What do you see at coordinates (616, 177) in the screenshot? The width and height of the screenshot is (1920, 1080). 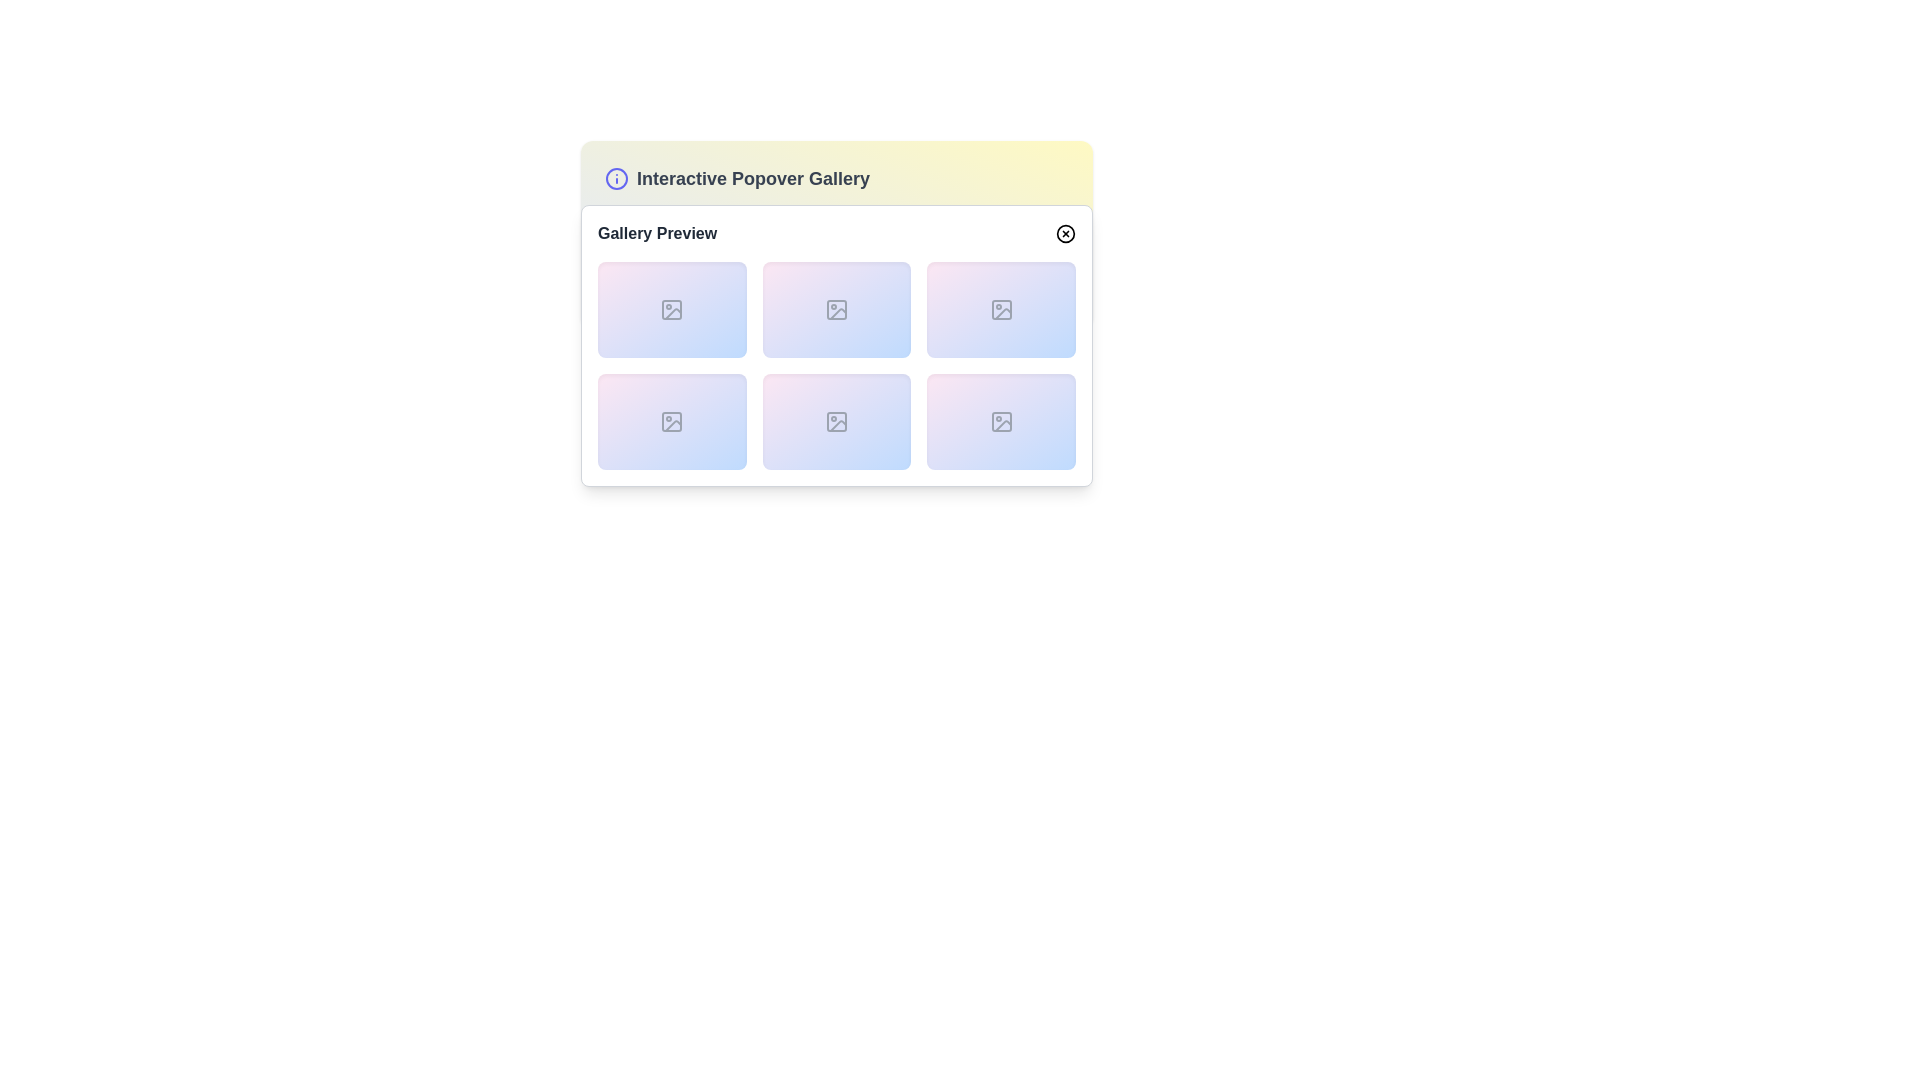 I see `the info icon located at the top-left corner of the 'Interactive Popover Gallery' section, which provides additional details or guidance when interacted with` at bounding box center [616, 177].